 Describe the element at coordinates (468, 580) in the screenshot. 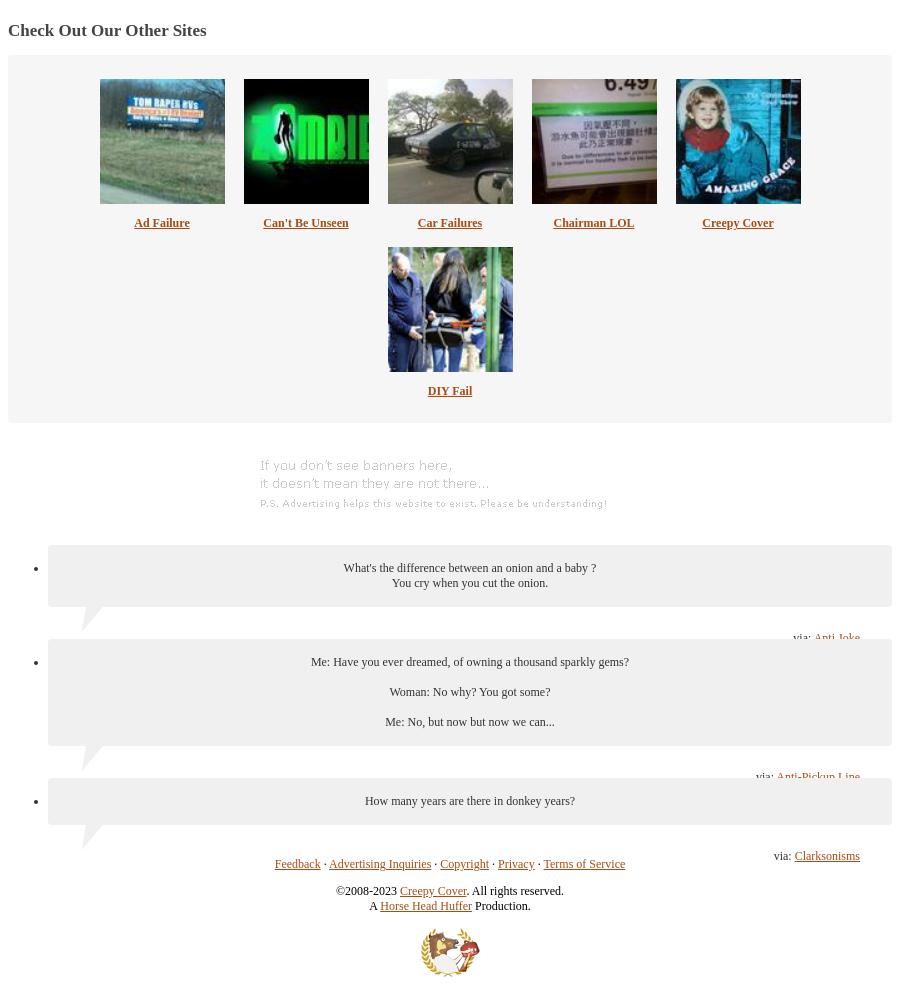

I see `'You cry when you cut the onion.'` at that location.